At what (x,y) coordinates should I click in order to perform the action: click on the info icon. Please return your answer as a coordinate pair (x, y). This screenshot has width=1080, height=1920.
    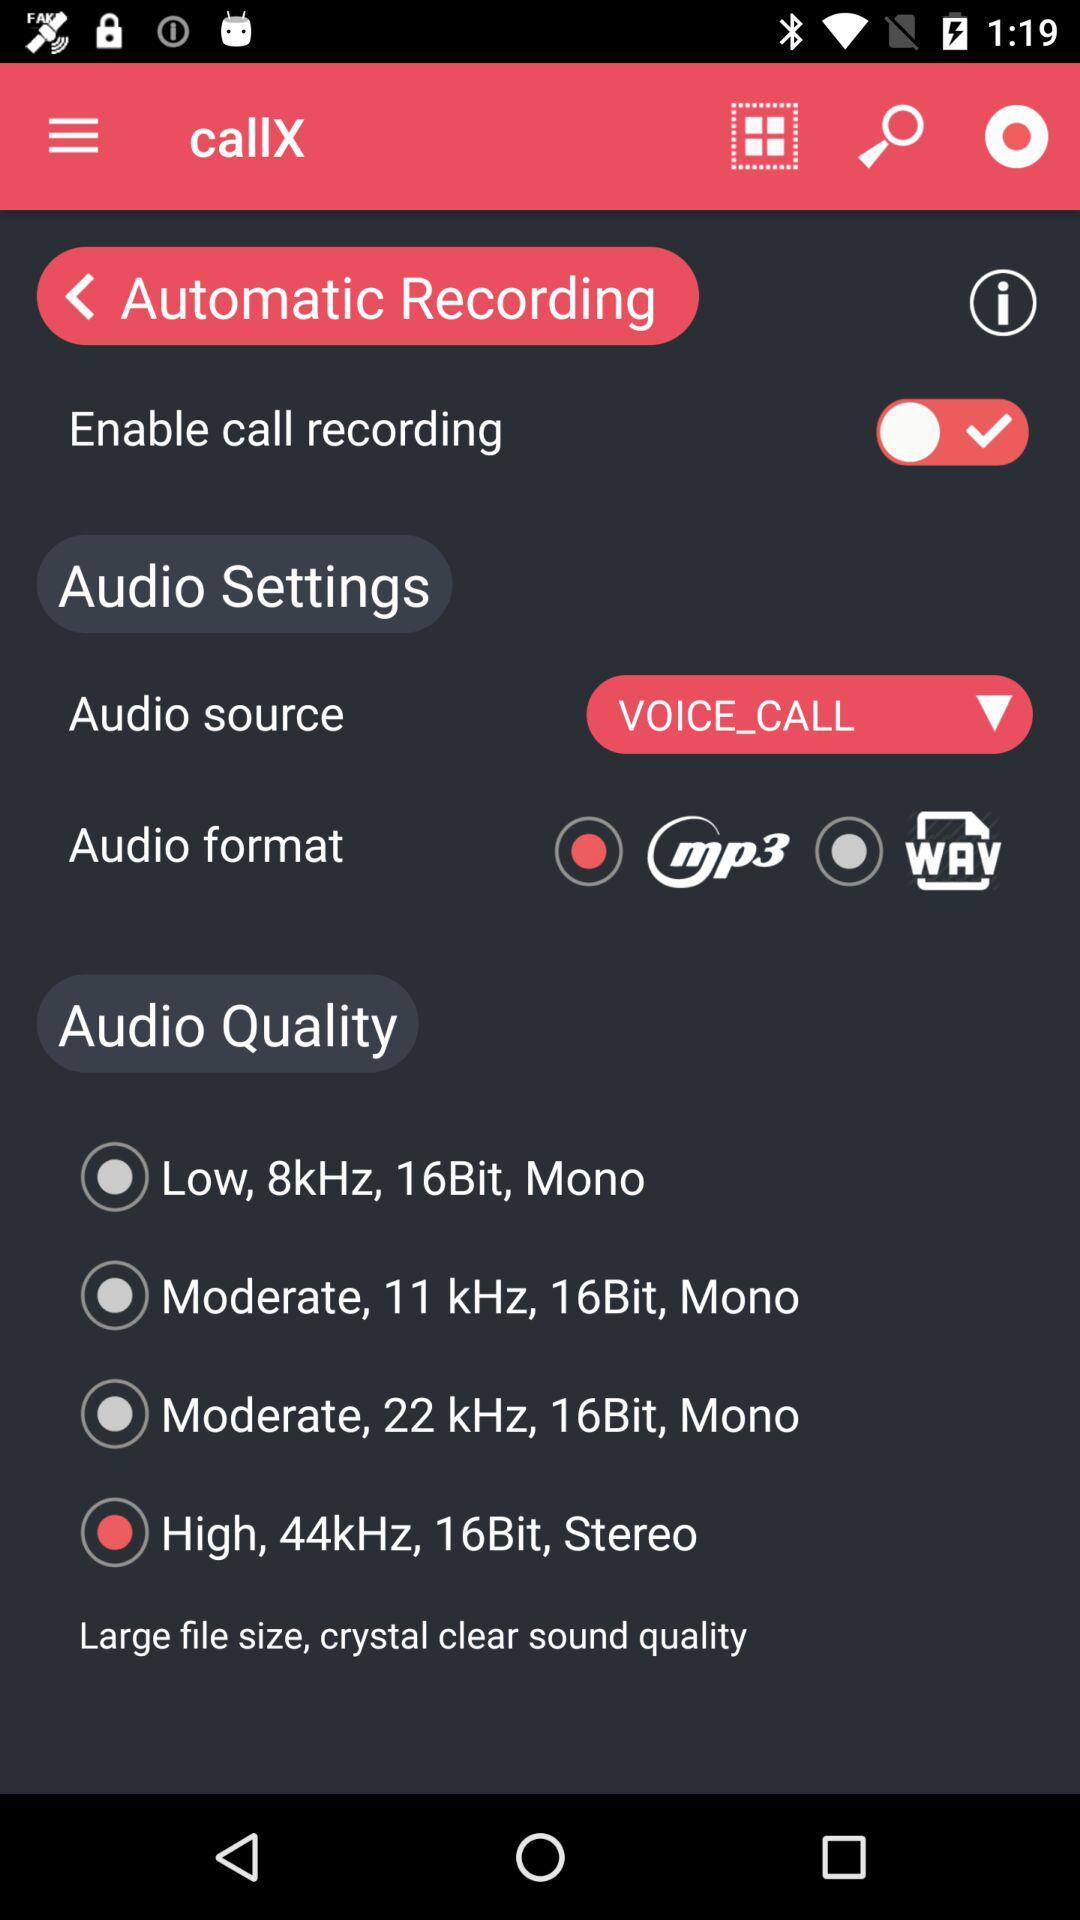
    Looking at the image, I should click on (986, 301).